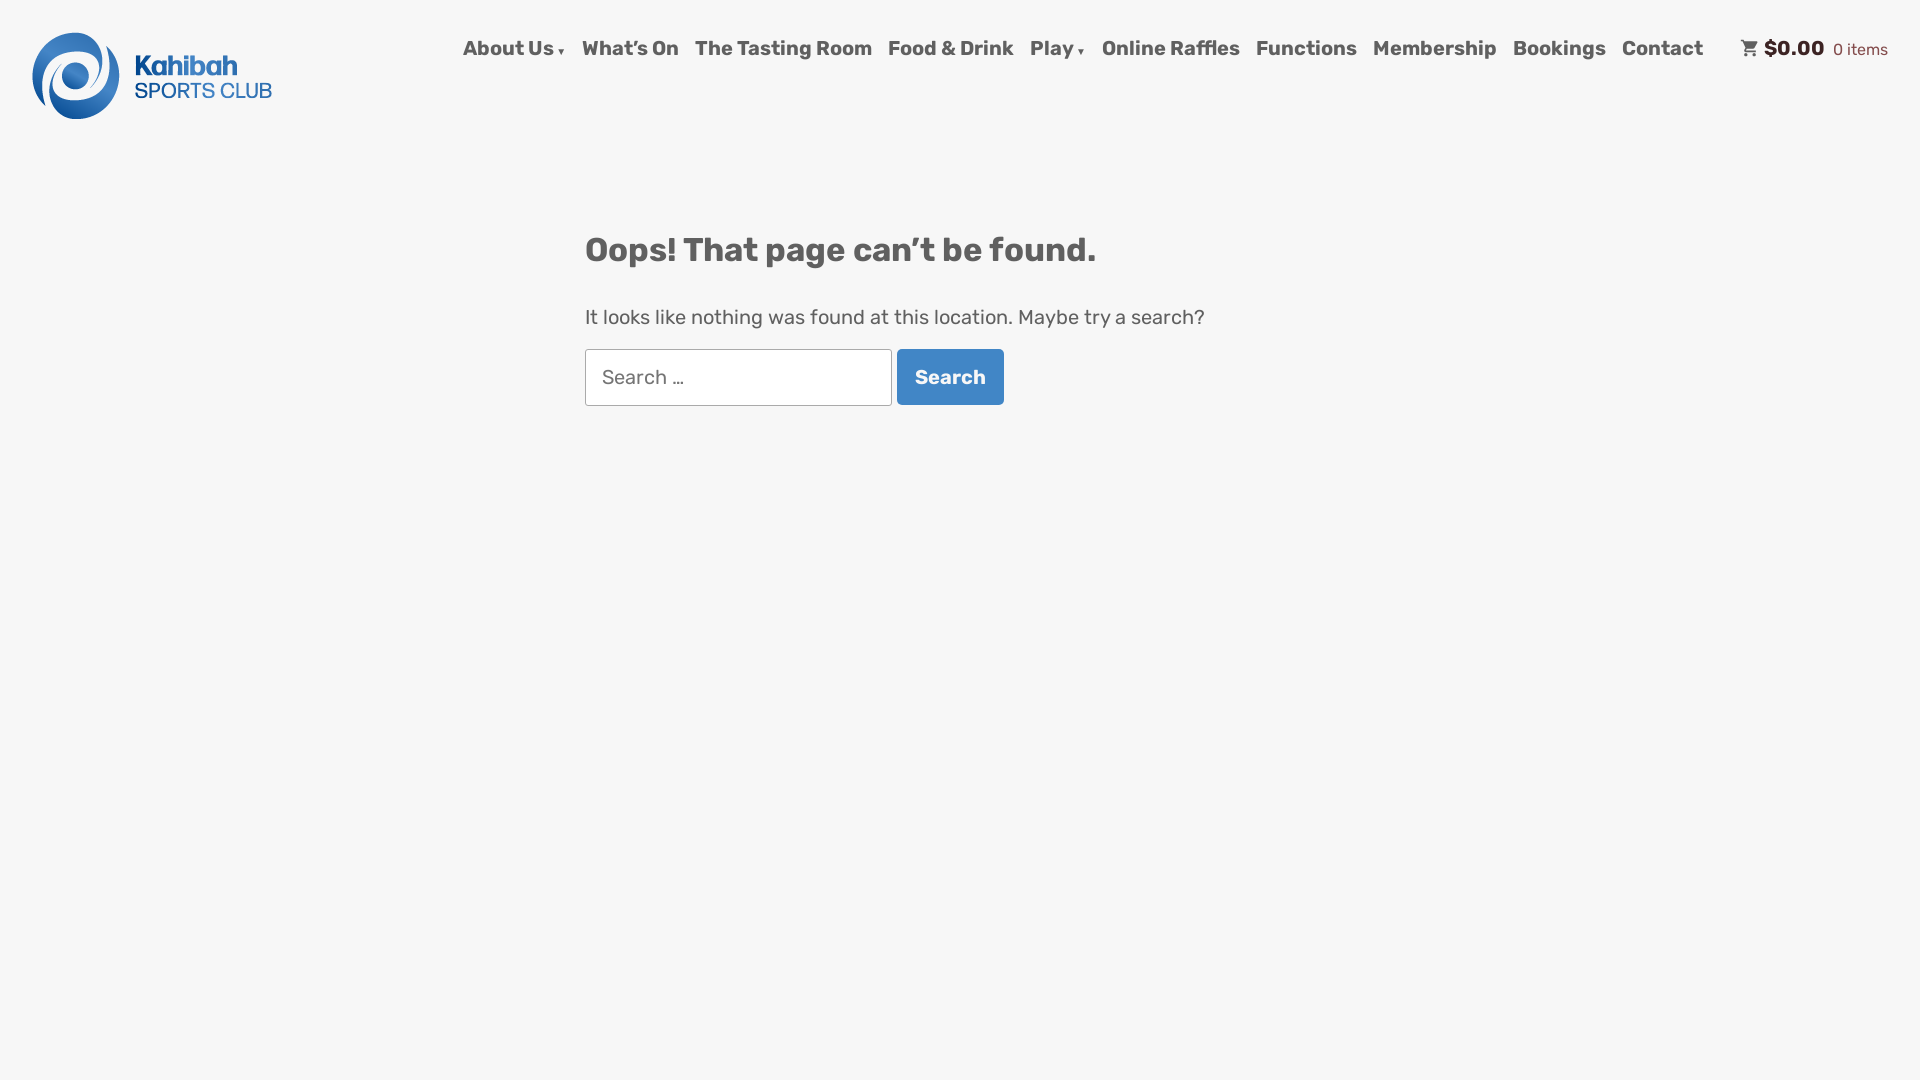  Describe the element at coordinates (1306, 48) in the screenshot. I see `'Functions'` at that location.